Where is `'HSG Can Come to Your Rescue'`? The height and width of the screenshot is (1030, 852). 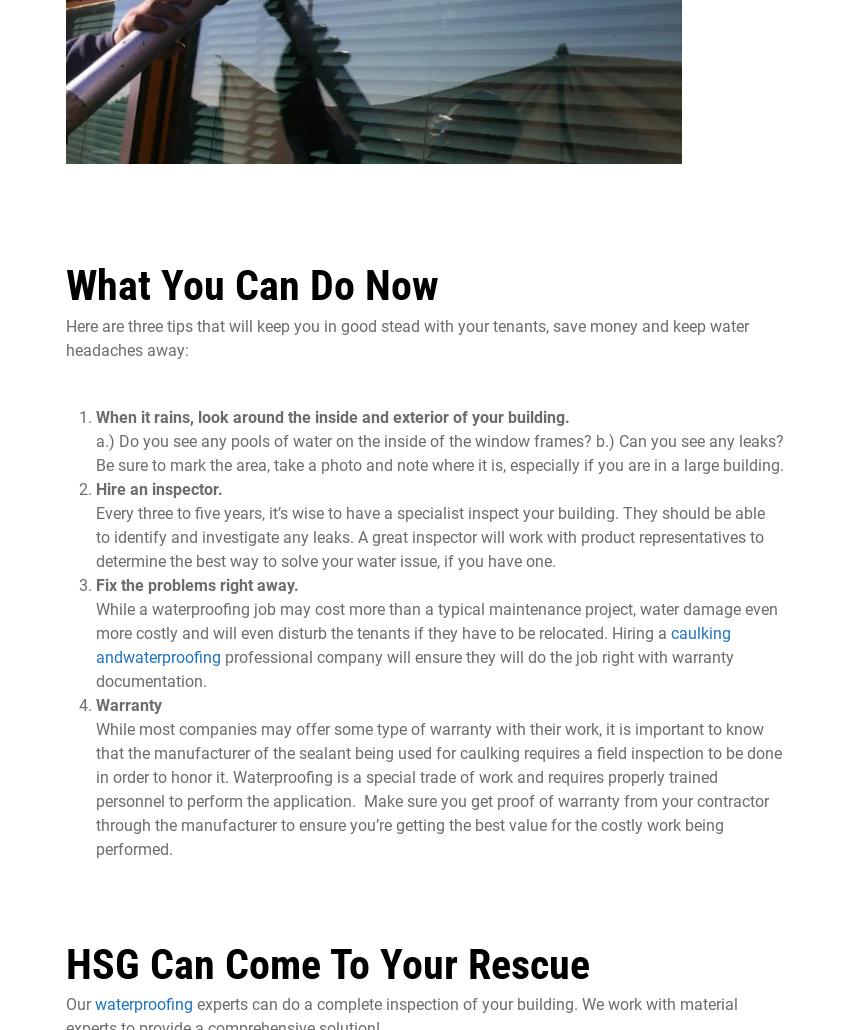 'HSG Can Come to Your Rescue' is located at coordinates (328, 962).